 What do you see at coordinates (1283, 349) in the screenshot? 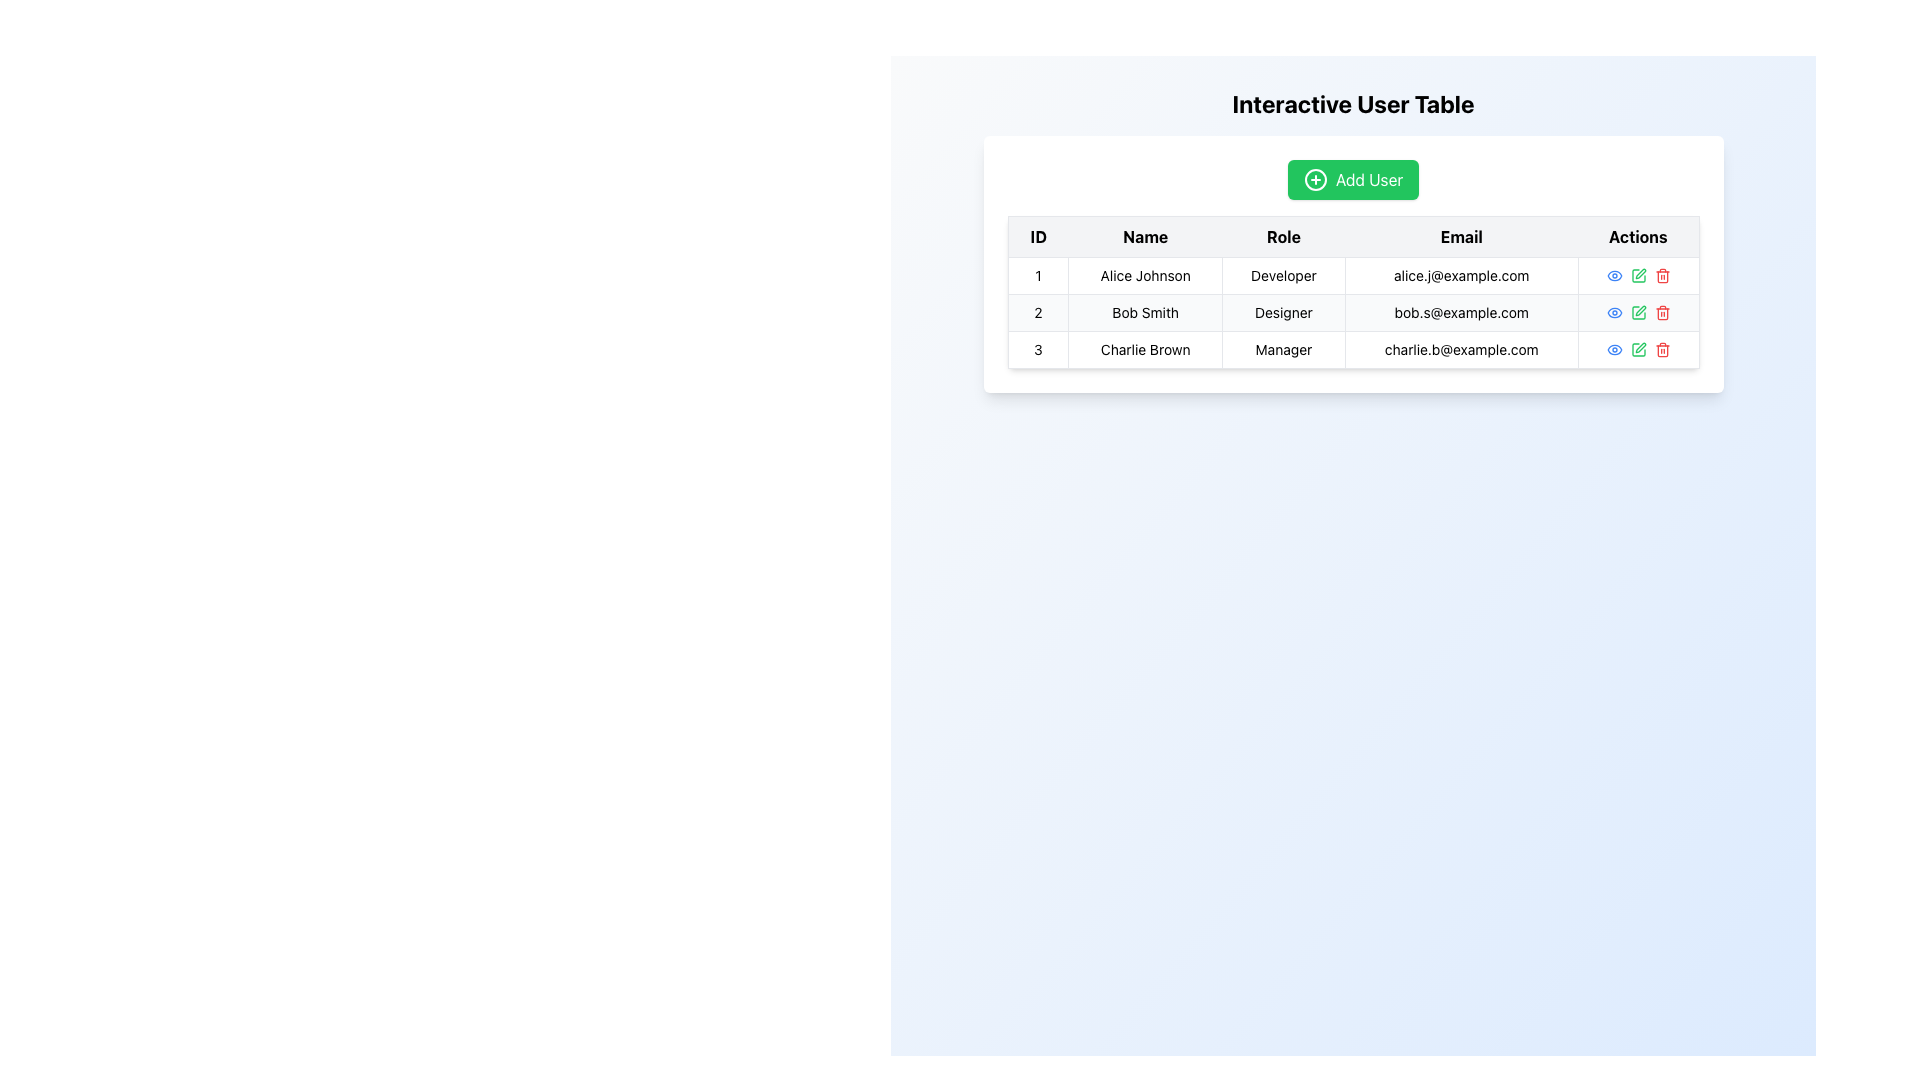
I see `text label displaying 'Manager' in plain black font, which is located in the 'Role' column of the 'Interactive User Table' for user 'Charlie Brown'` at bounding box center [1283, 349].